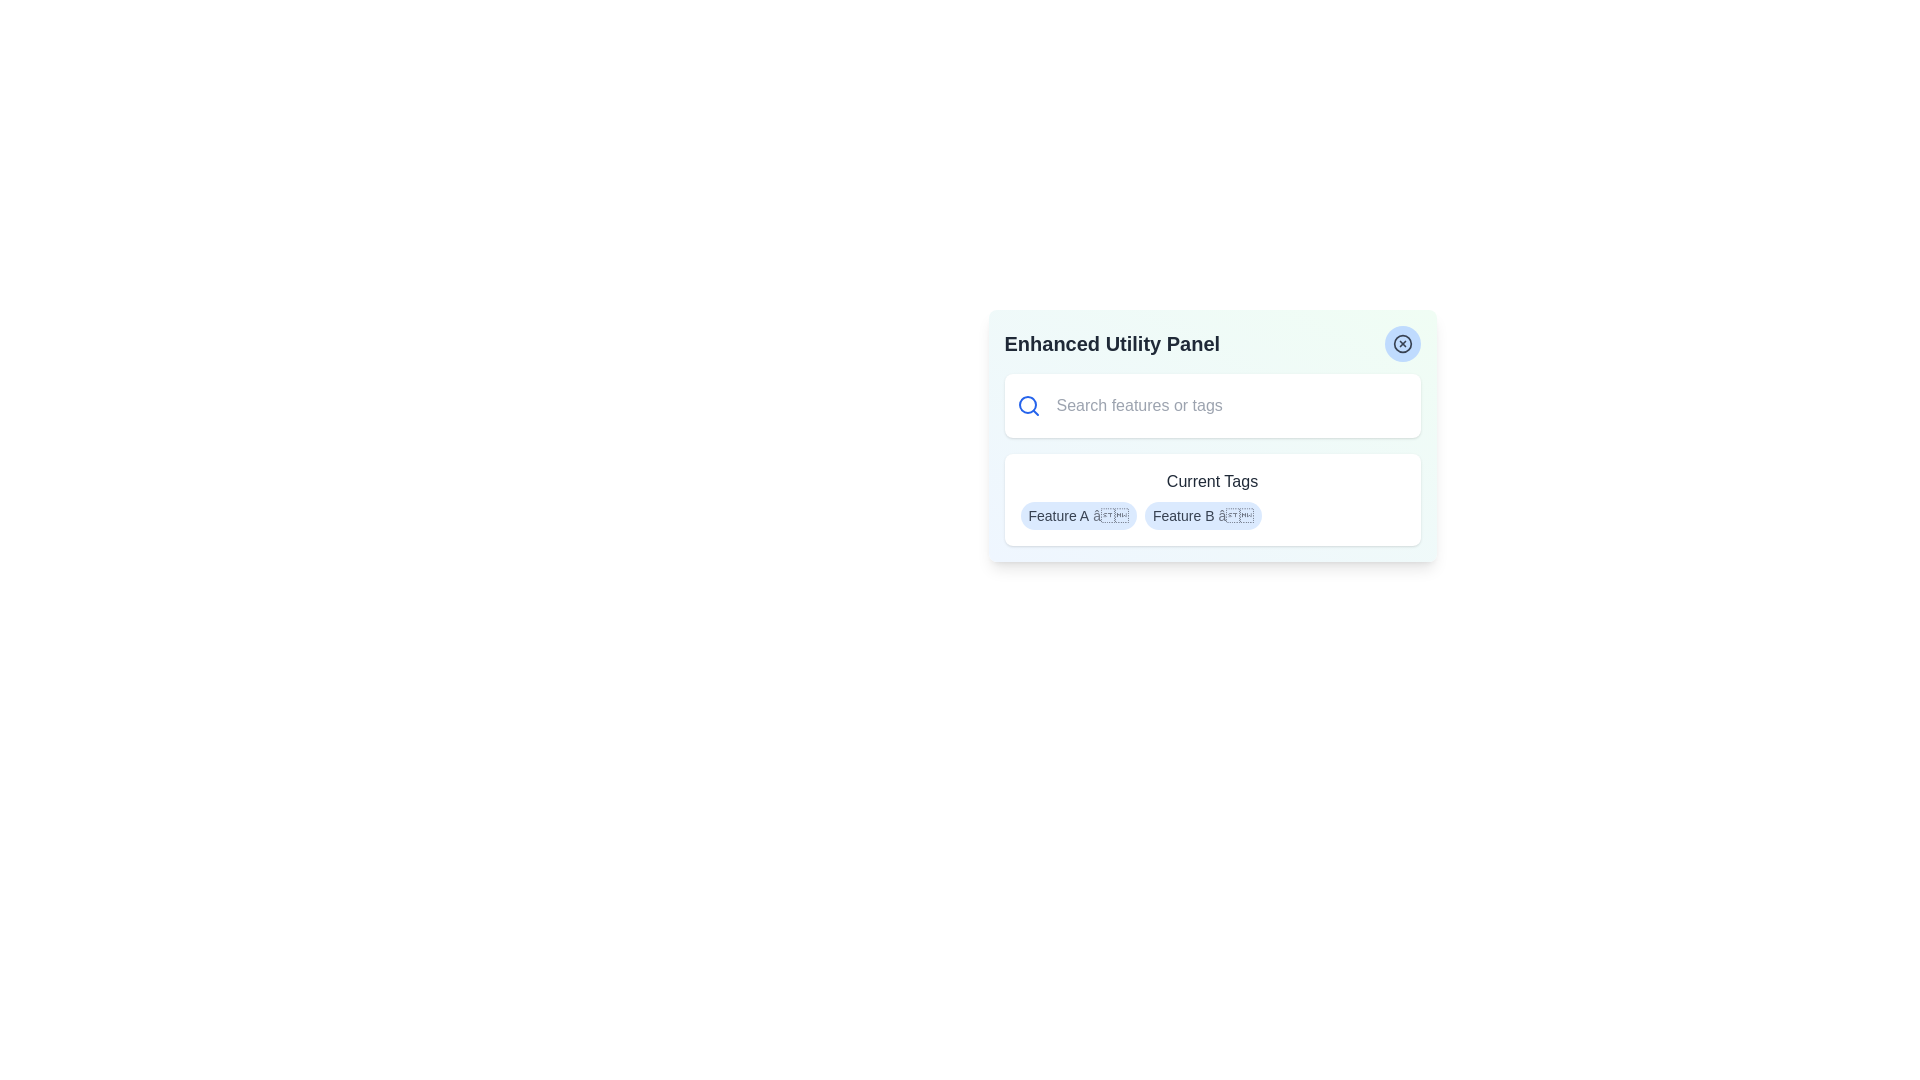 Image resolution: width=1920 pixels, height=1080 pixels. What do you see at coordinates (1202, 515) in the screenshot?
I see `the interactive cross icon on the second tag in the 'Current Tags' section` at bounding box center [1202, 515].